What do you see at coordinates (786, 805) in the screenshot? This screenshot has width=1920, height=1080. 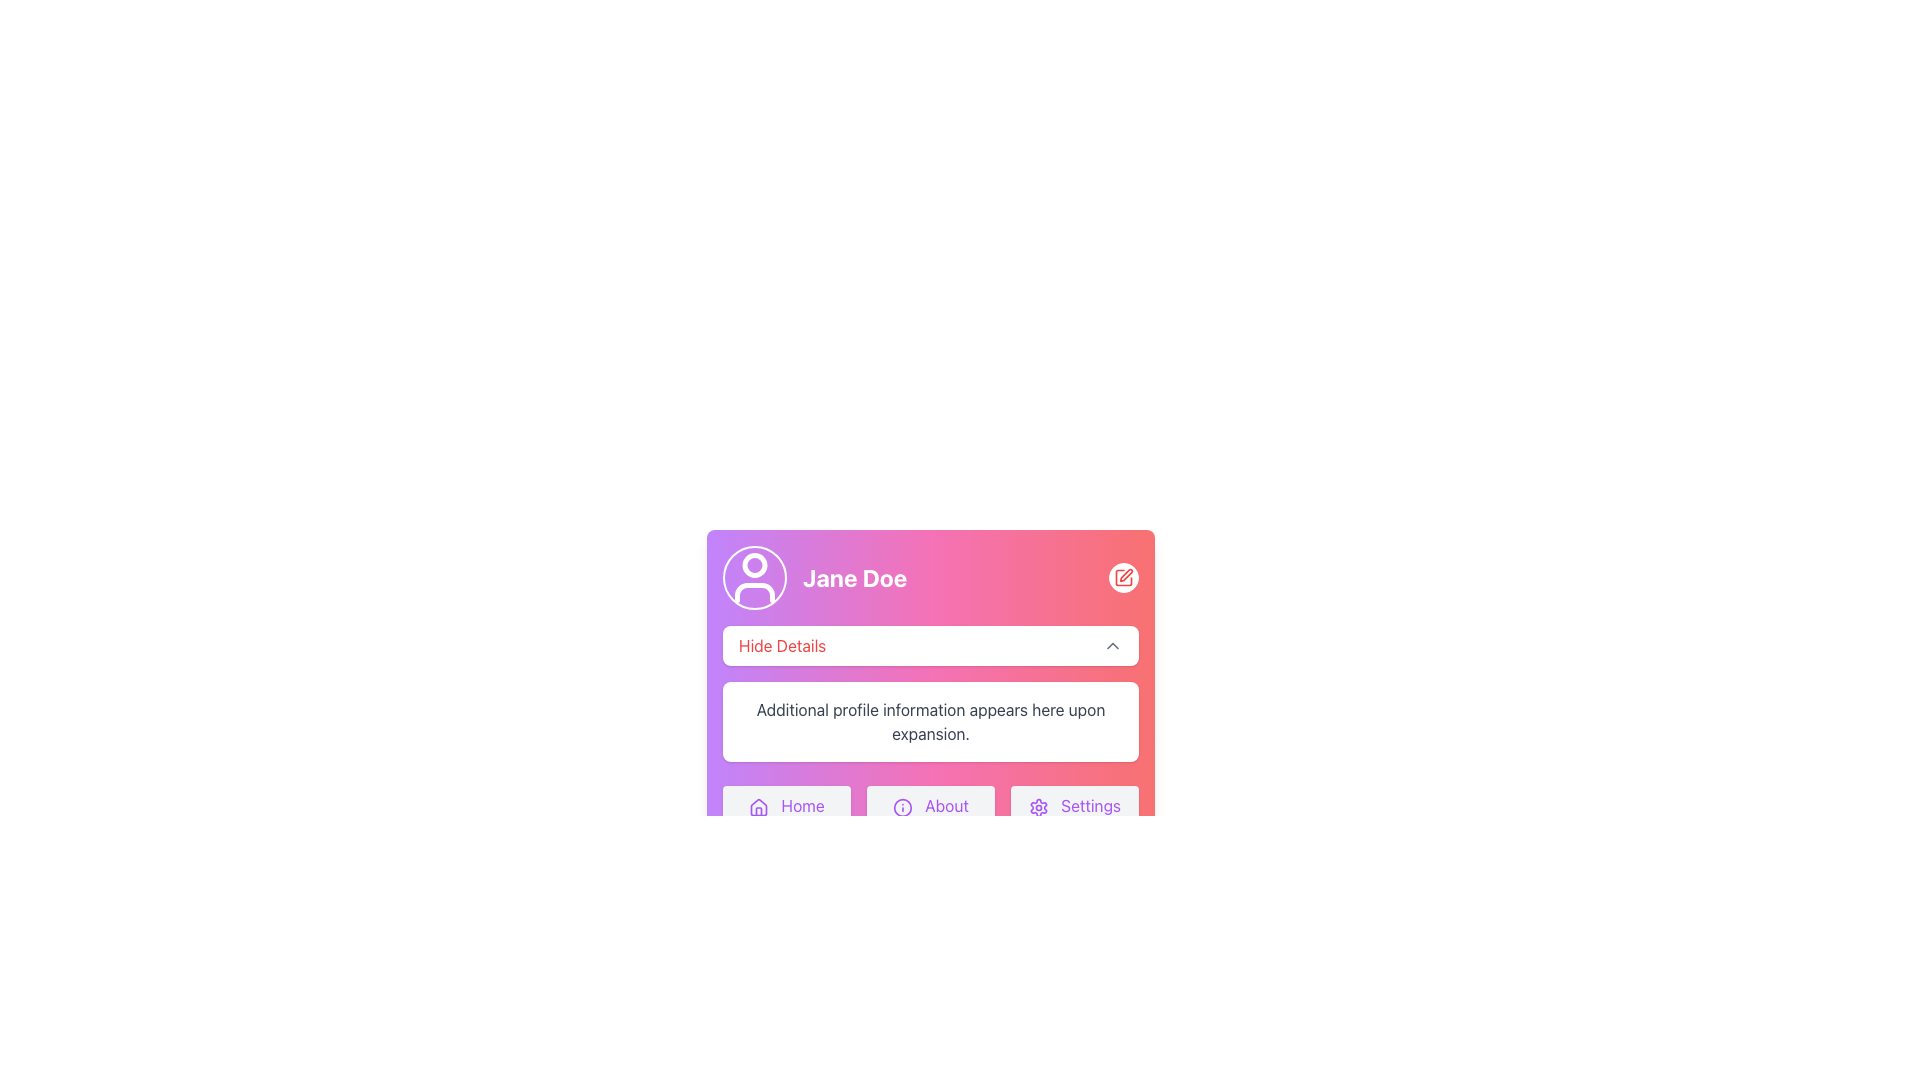 I see `the 'Home' button, which is the first button in a row of three buttons located at the bottom section of a profile card, featuring a purple house icon and the text 'Home' in purple` at bounding box center [786, 805].